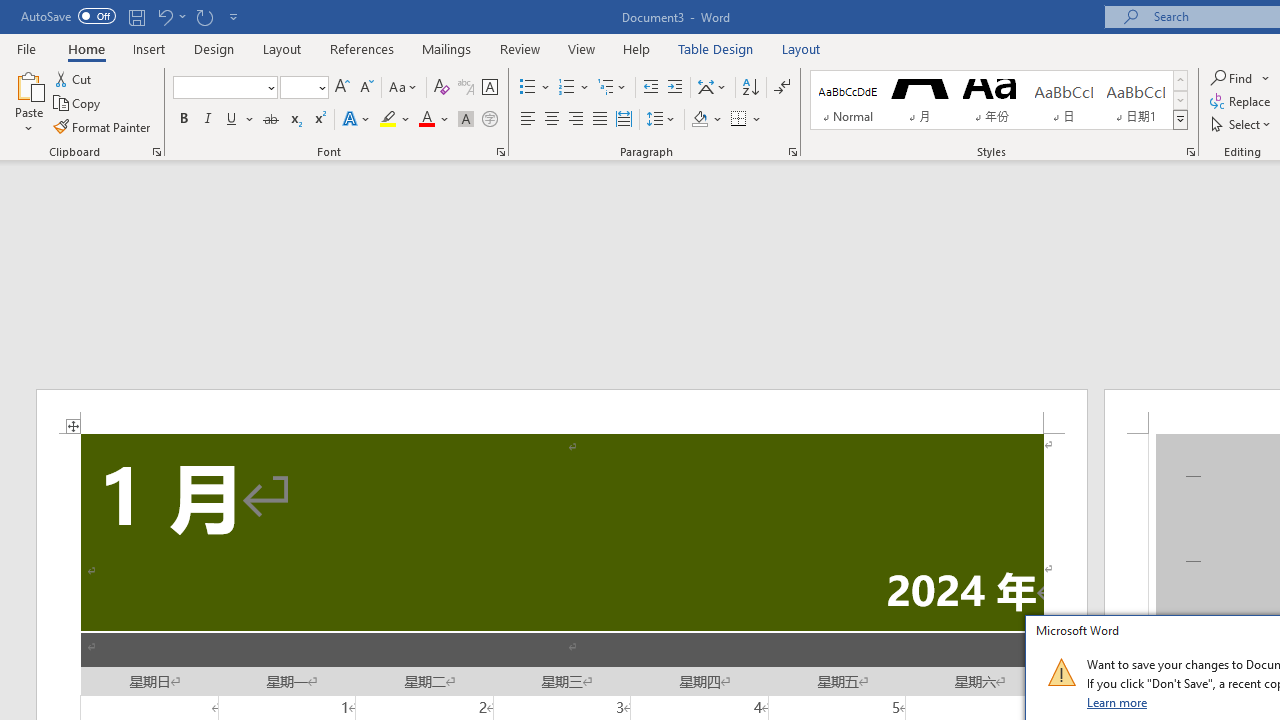  I want to click on 'Underline', so click(240, 119).